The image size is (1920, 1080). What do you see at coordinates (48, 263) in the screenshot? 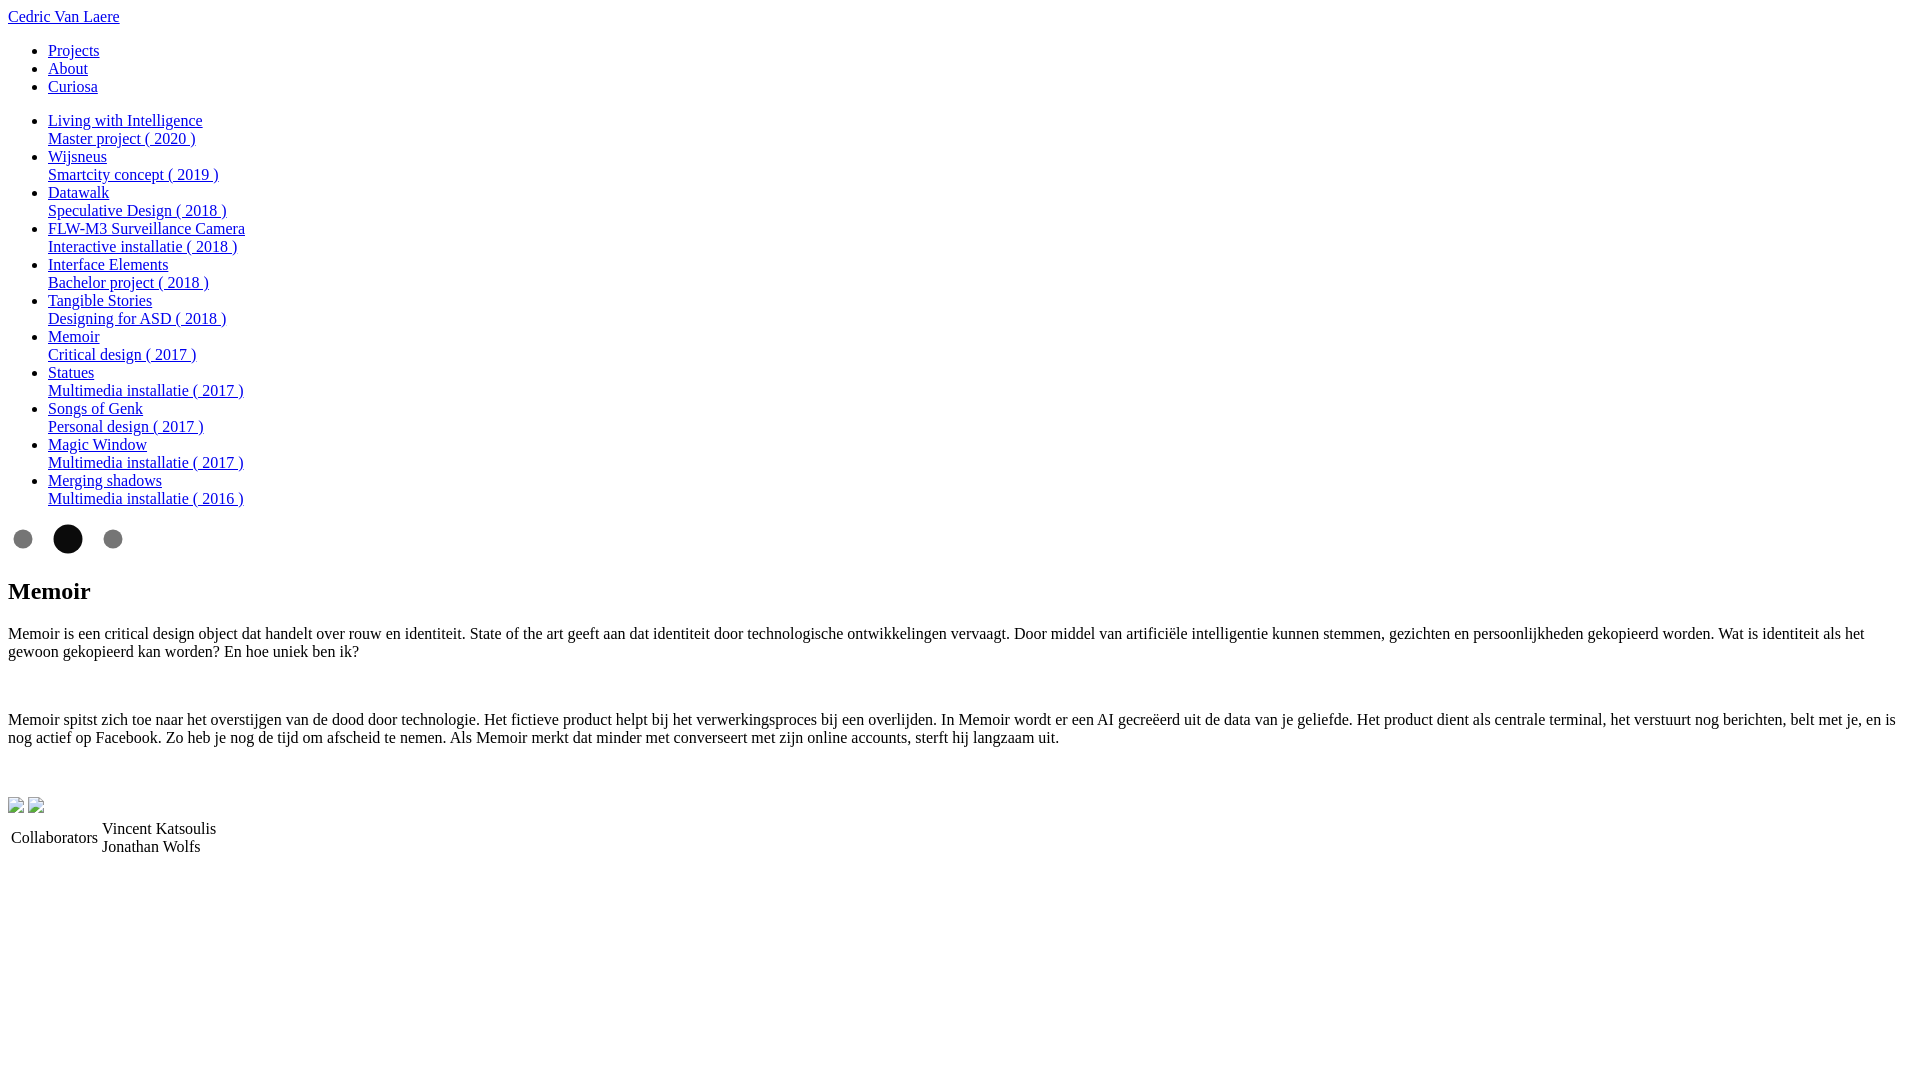
I see `'Interface Elements'` at bounding box center [48, 263].